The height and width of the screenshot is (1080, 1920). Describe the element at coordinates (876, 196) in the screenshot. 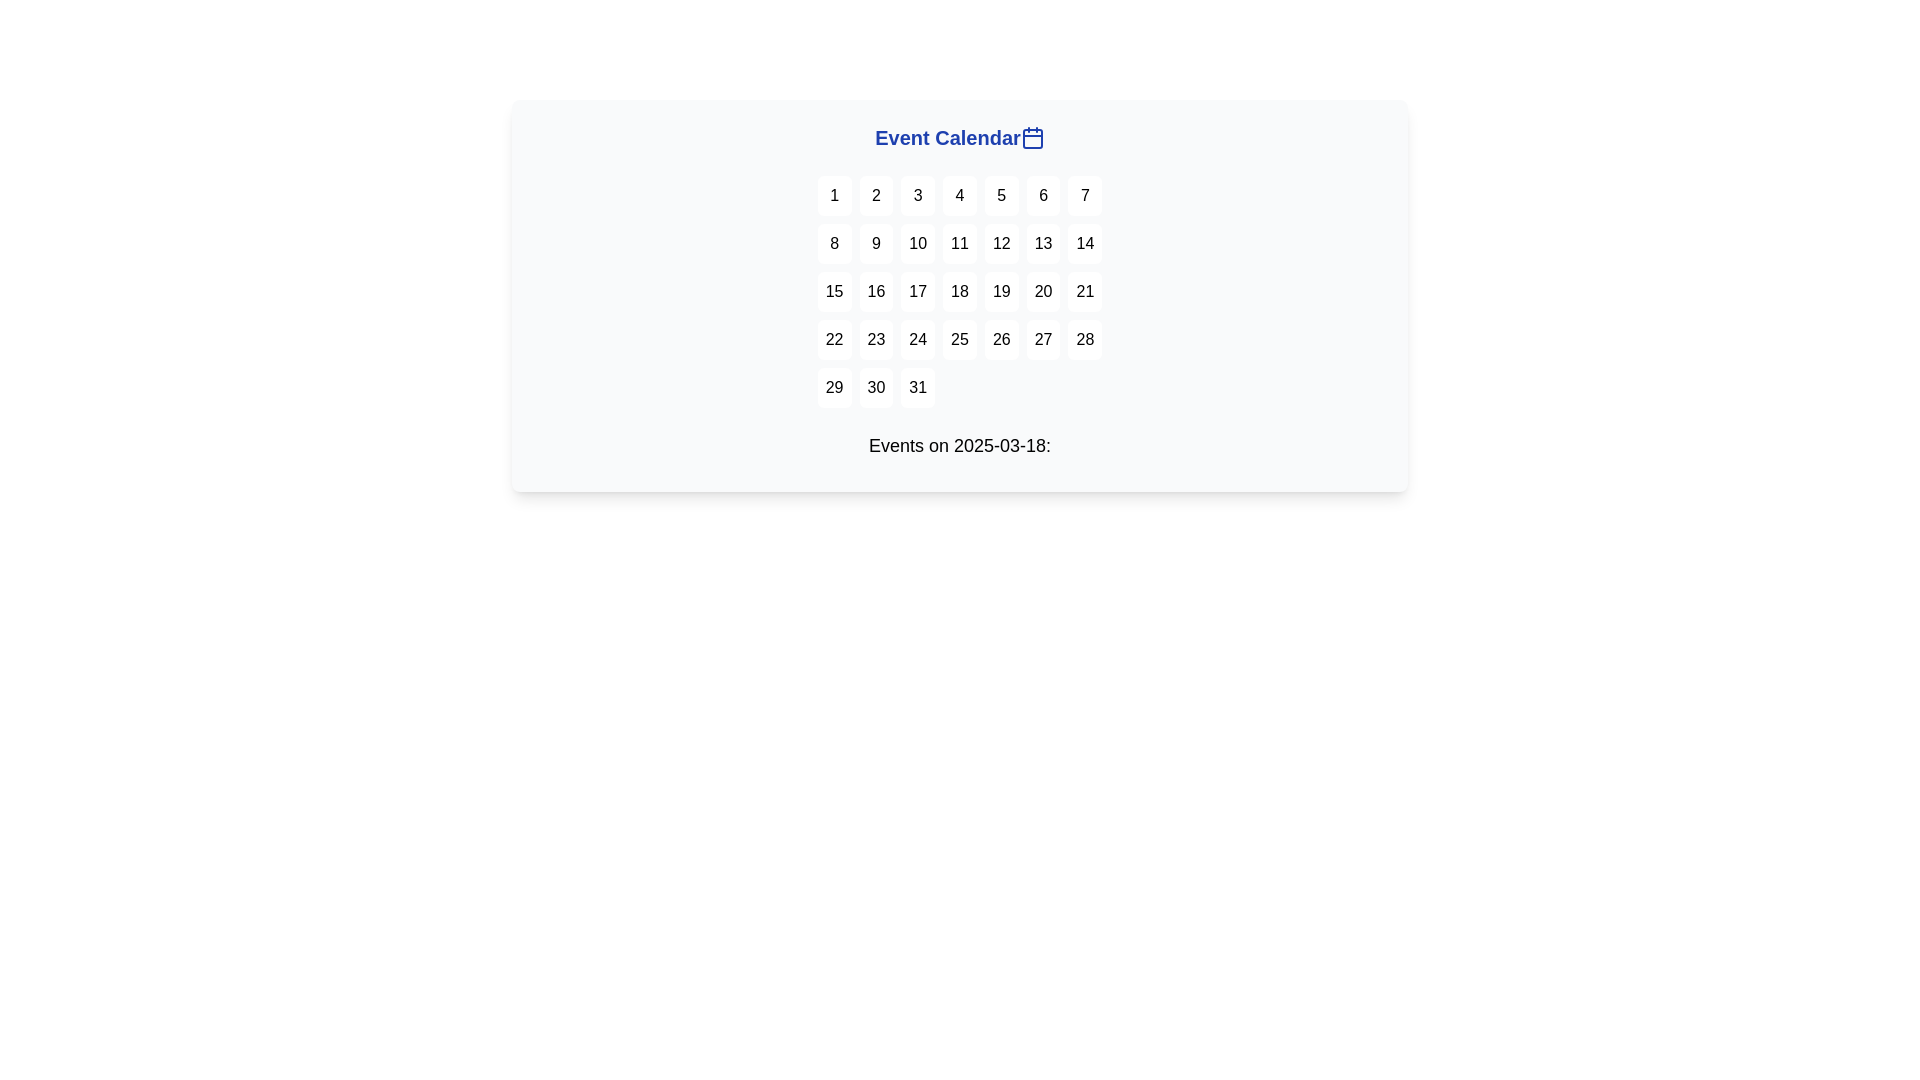

I see `the second button in the first row of the calendar grid` at that location.